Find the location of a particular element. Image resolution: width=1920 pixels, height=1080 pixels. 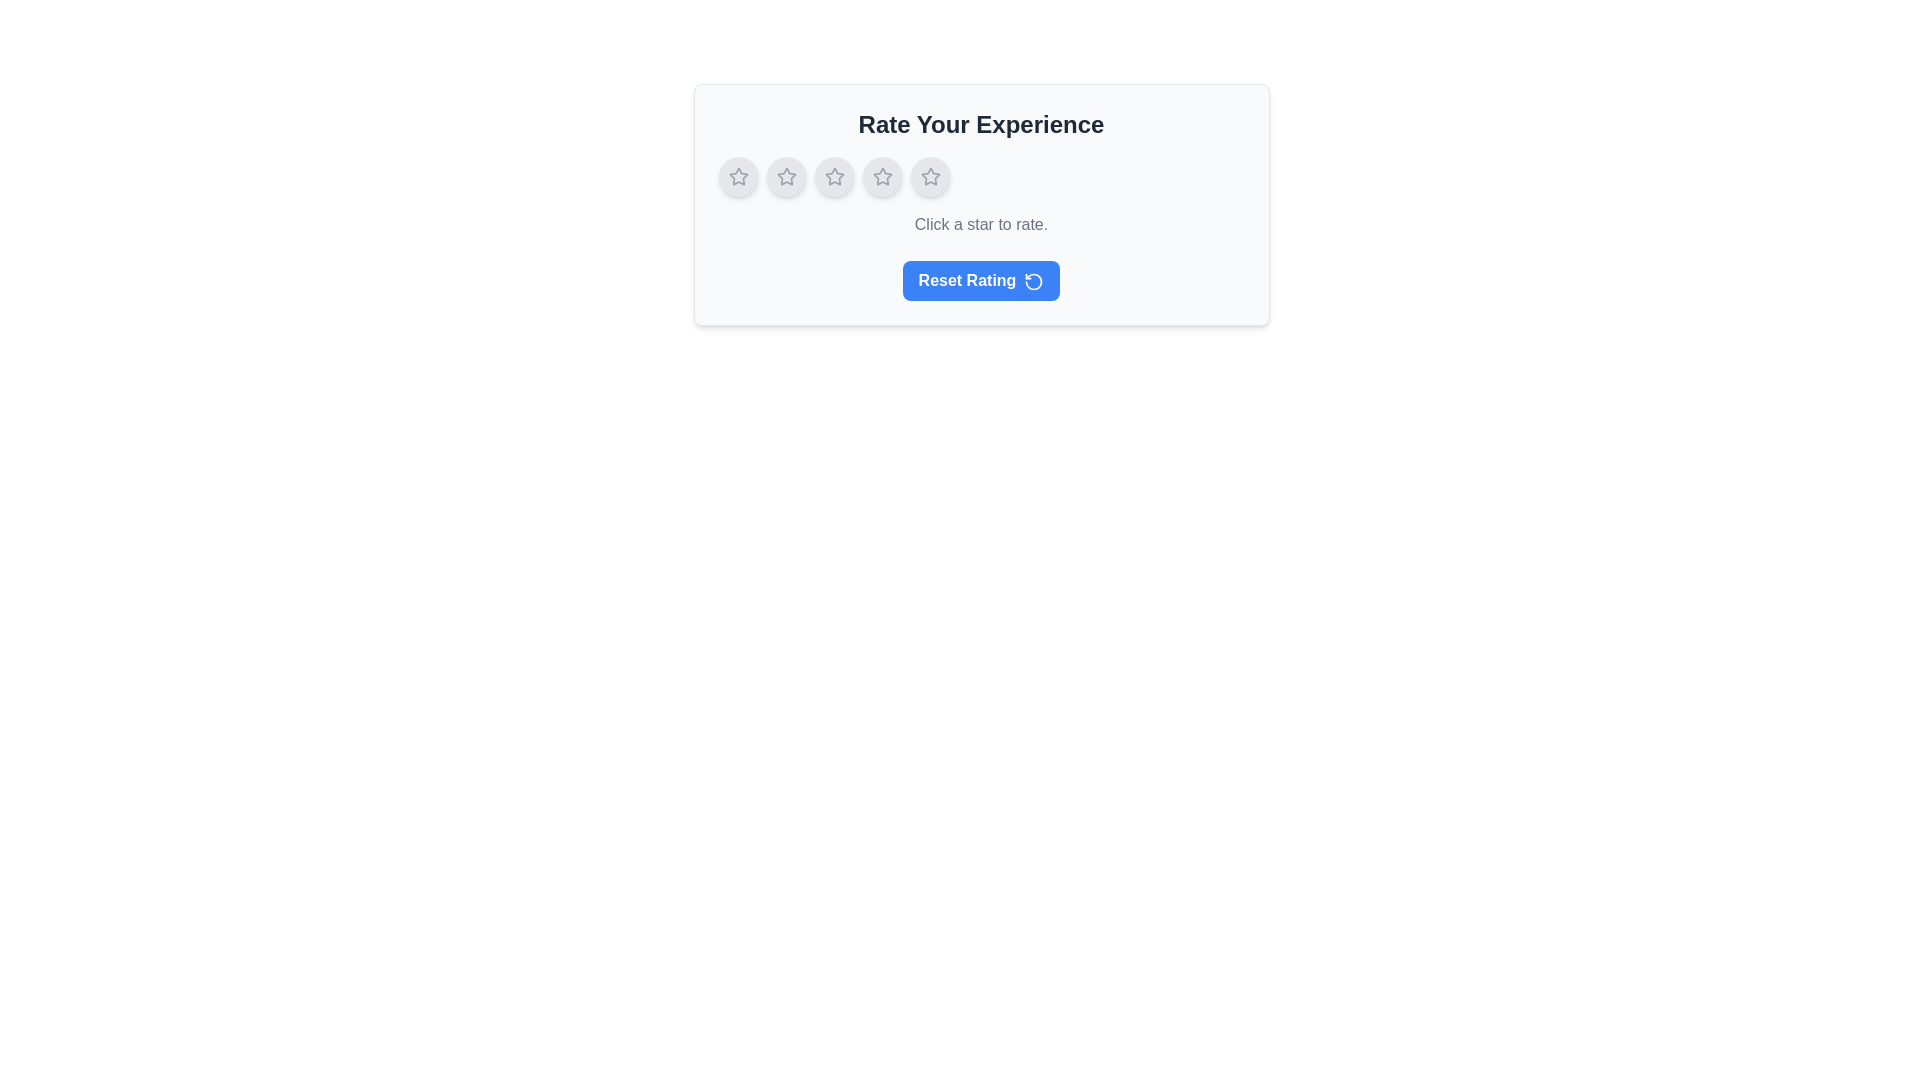

the reset button located at the bottom of the 'Rate Your Experience' card layout to reset any rating made using the star icons is located at coordinates (981, 281).